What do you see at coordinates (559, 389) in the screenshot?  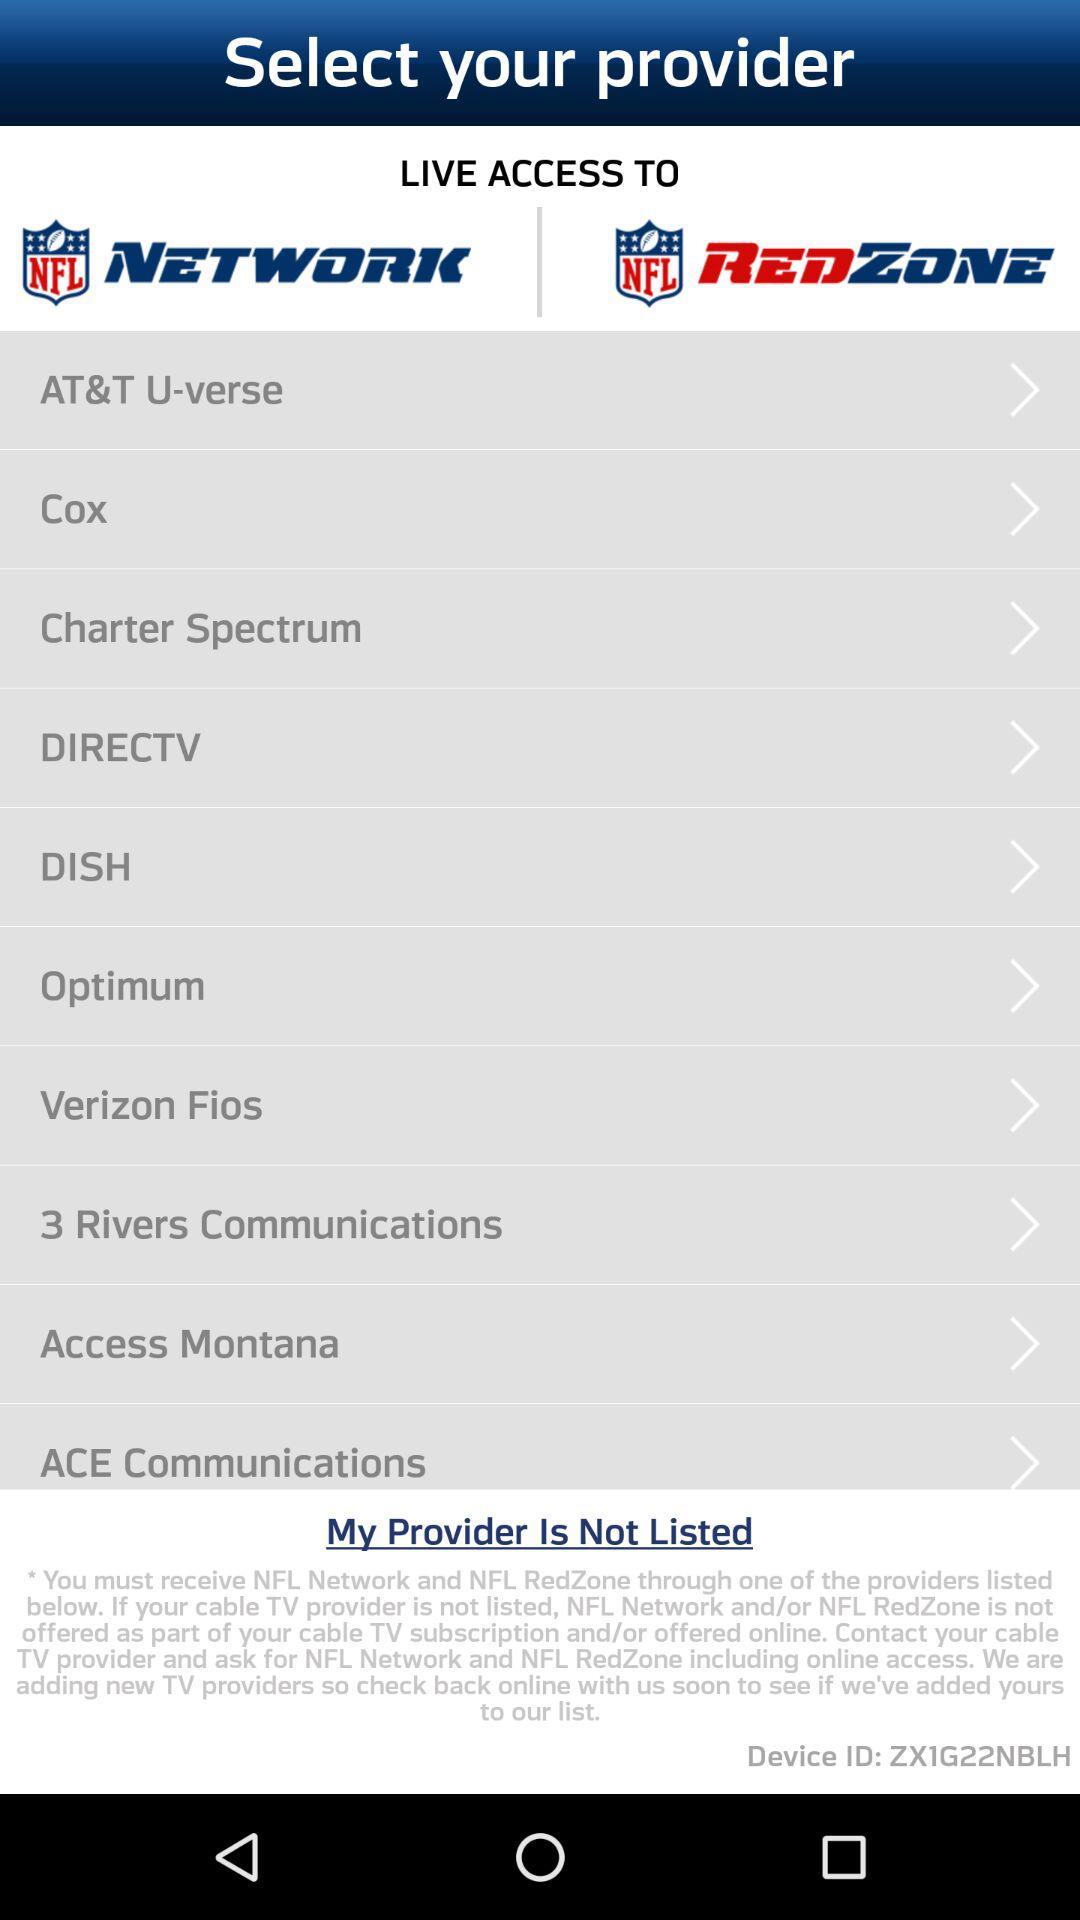 I see `the at t u item` at bounding box center [559, 389].